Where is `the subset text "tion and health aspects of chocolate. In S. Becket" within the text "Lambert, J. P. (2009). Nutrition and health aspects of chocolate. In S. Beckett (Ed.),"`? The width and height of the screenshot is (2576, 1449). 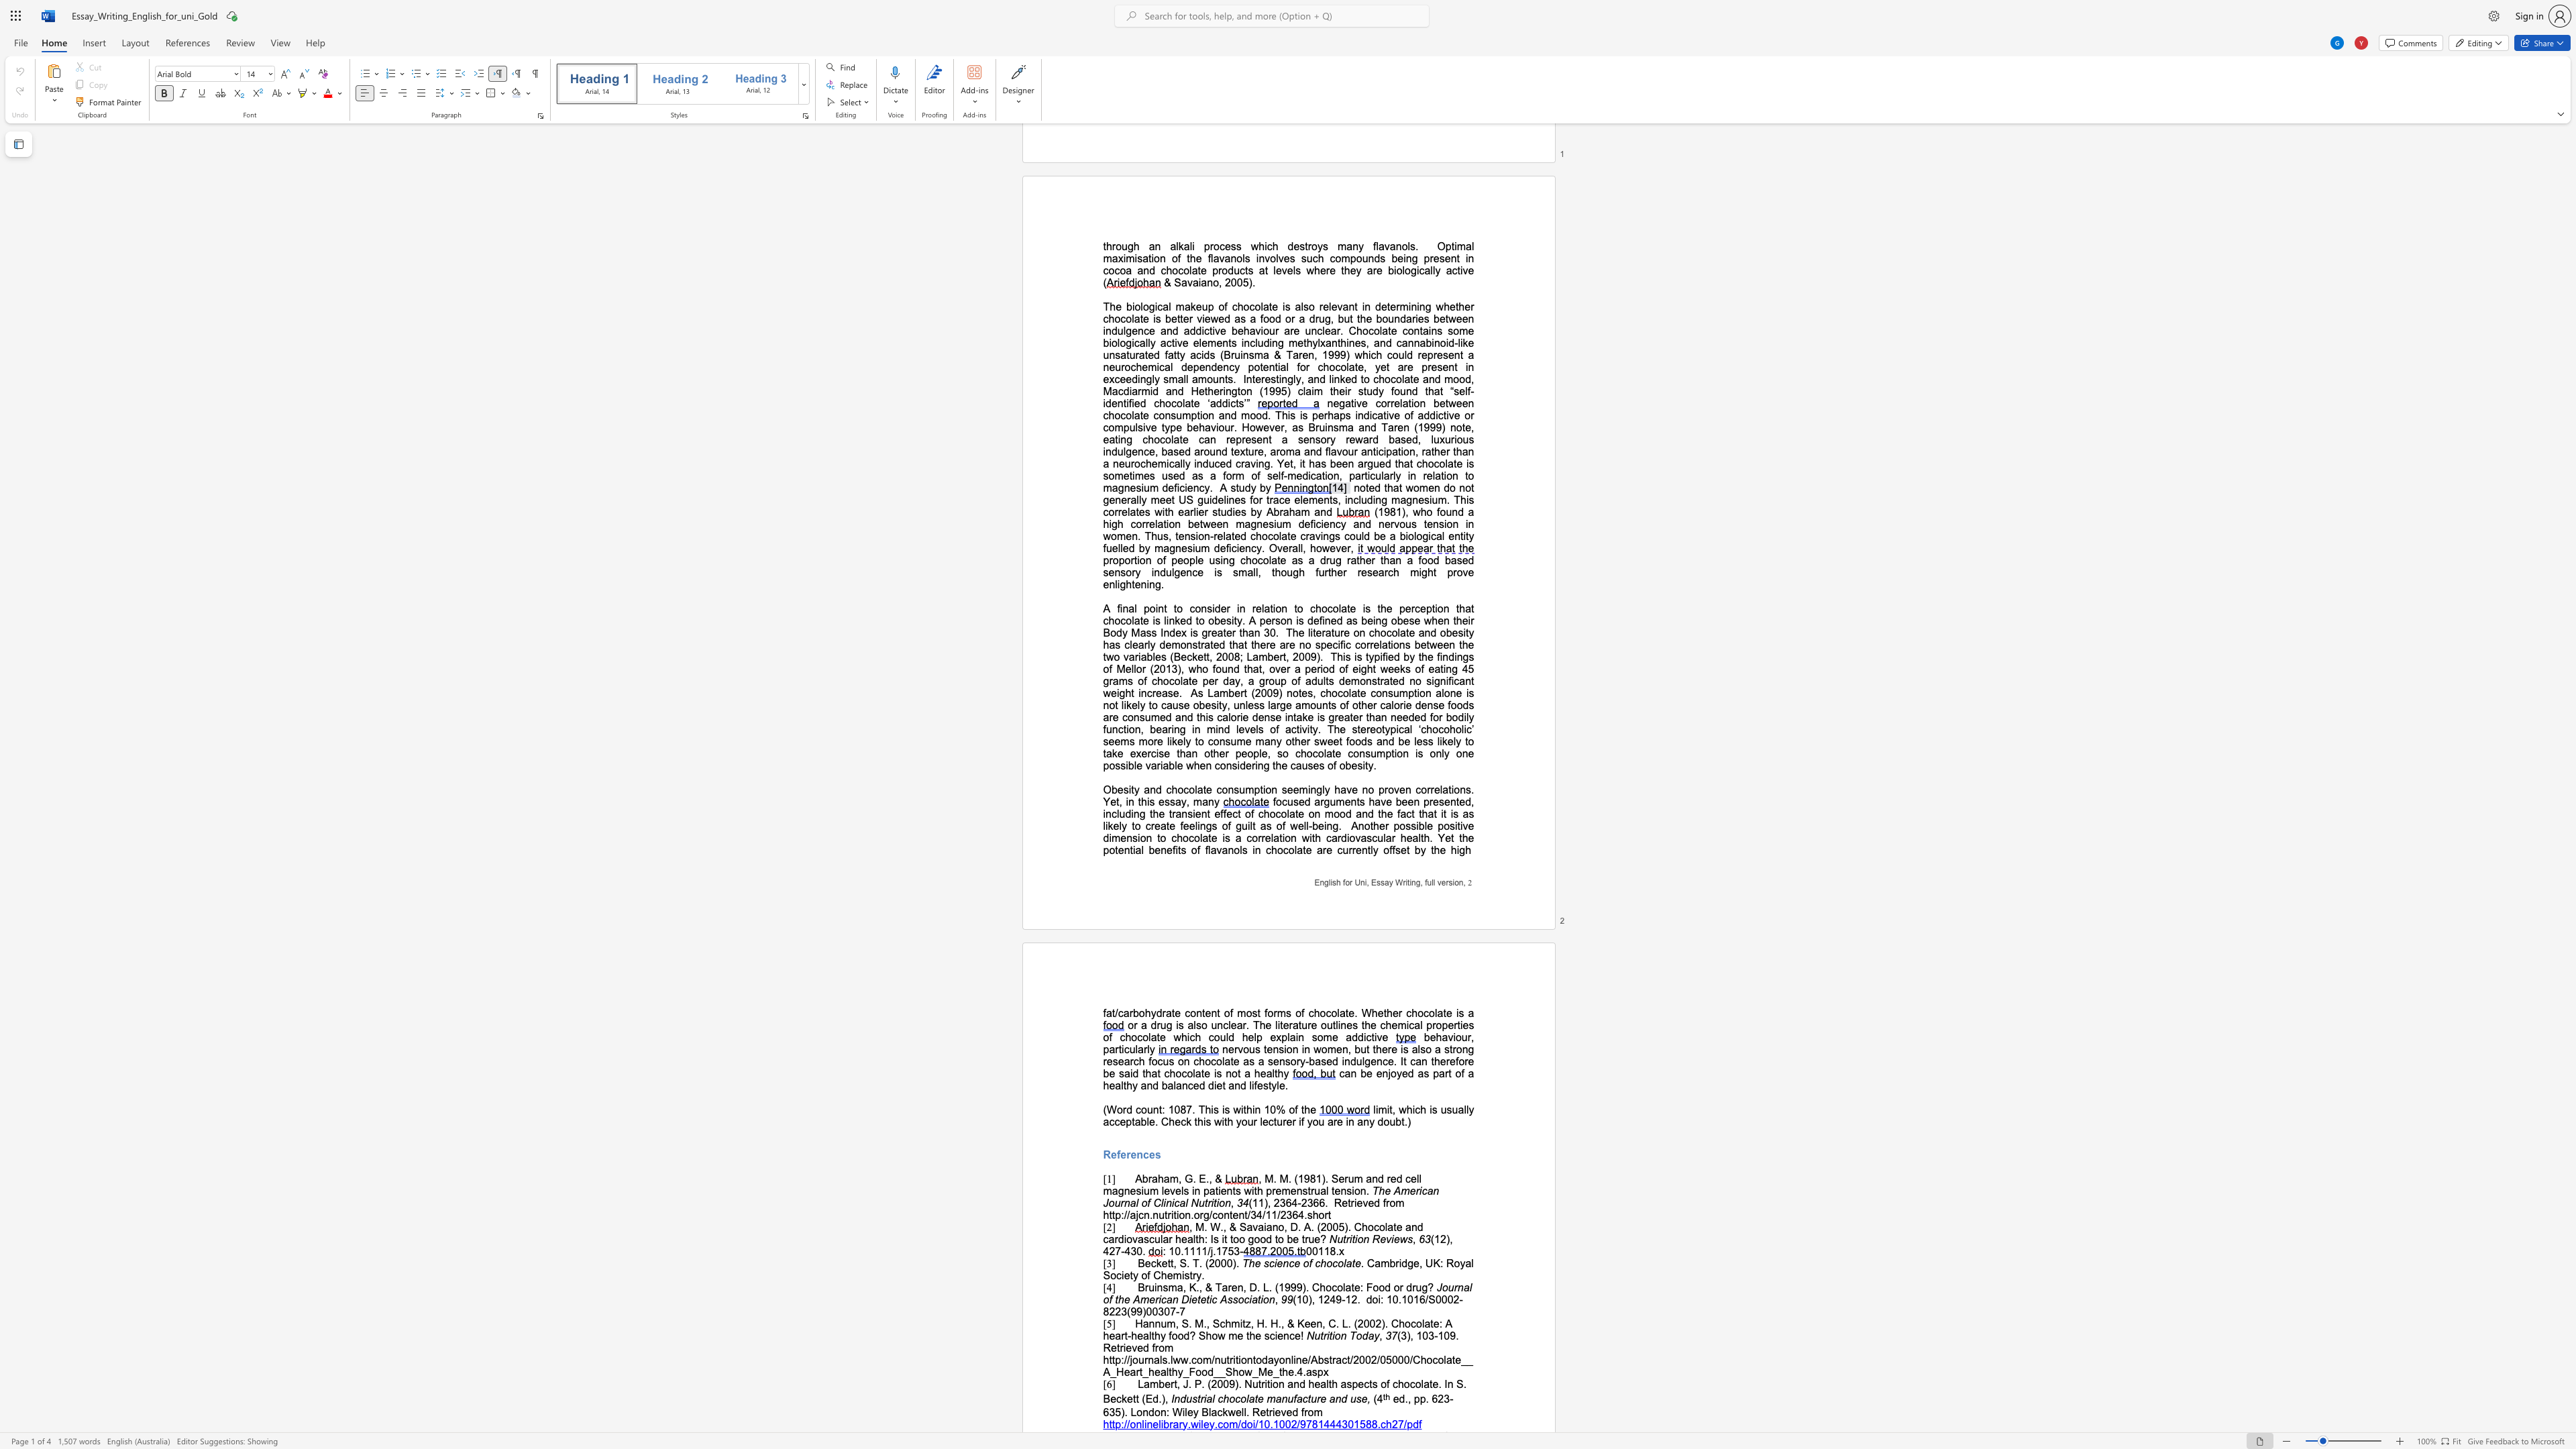
the subset text "tion and health aspects of chocolate. In S. Becket" within the text "Lambert, J. P. (2009). Nutrition and health aspects of chocolate. In S. Beckett (Ed.)," is located at coordinates (1267, 1384).